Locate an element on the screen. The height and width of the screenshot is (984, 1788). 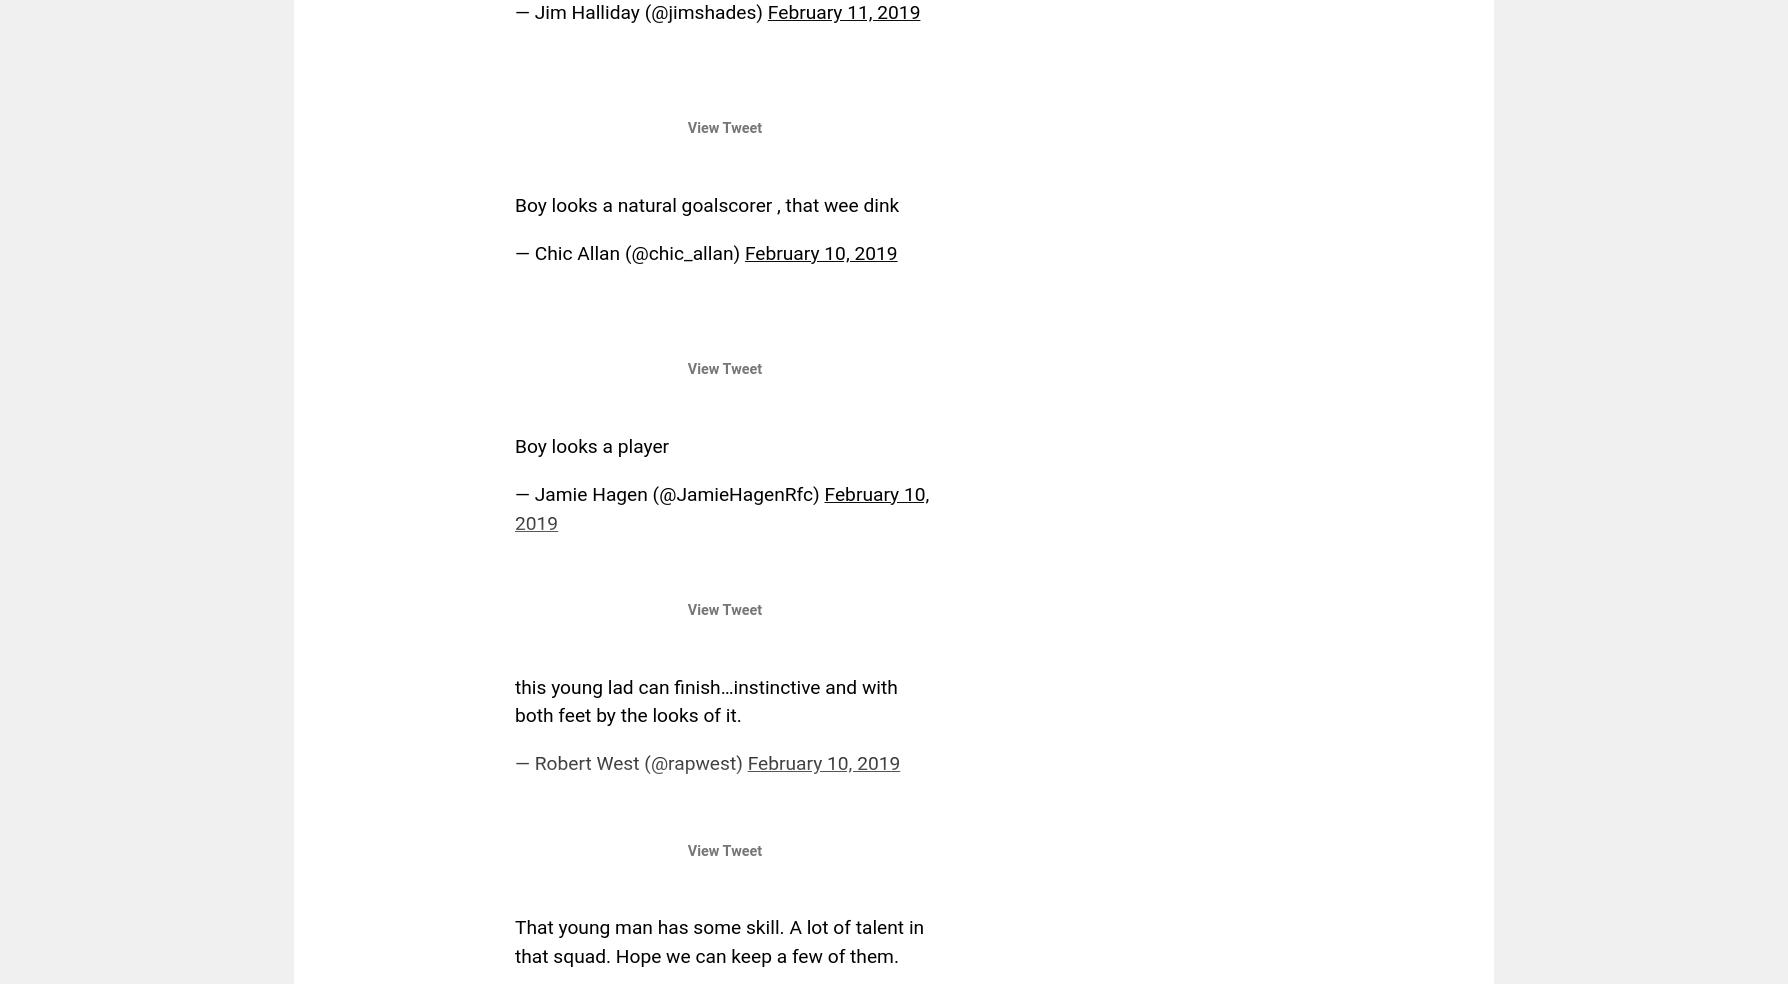
'this young lad can finish…instinctive and with both feet by the looks of it.' is located at coordinates (705, 701).